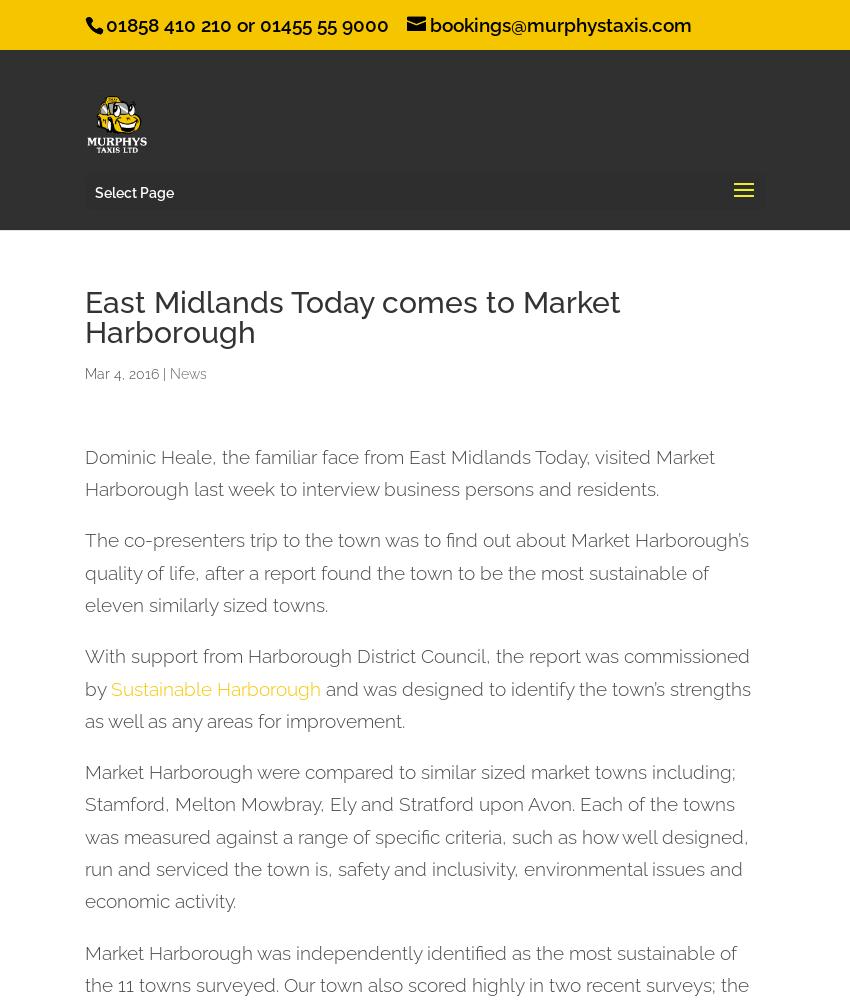  Describe the element at coordinates (134, 191) in the screenshot. I see `'Select Page'` at that location.